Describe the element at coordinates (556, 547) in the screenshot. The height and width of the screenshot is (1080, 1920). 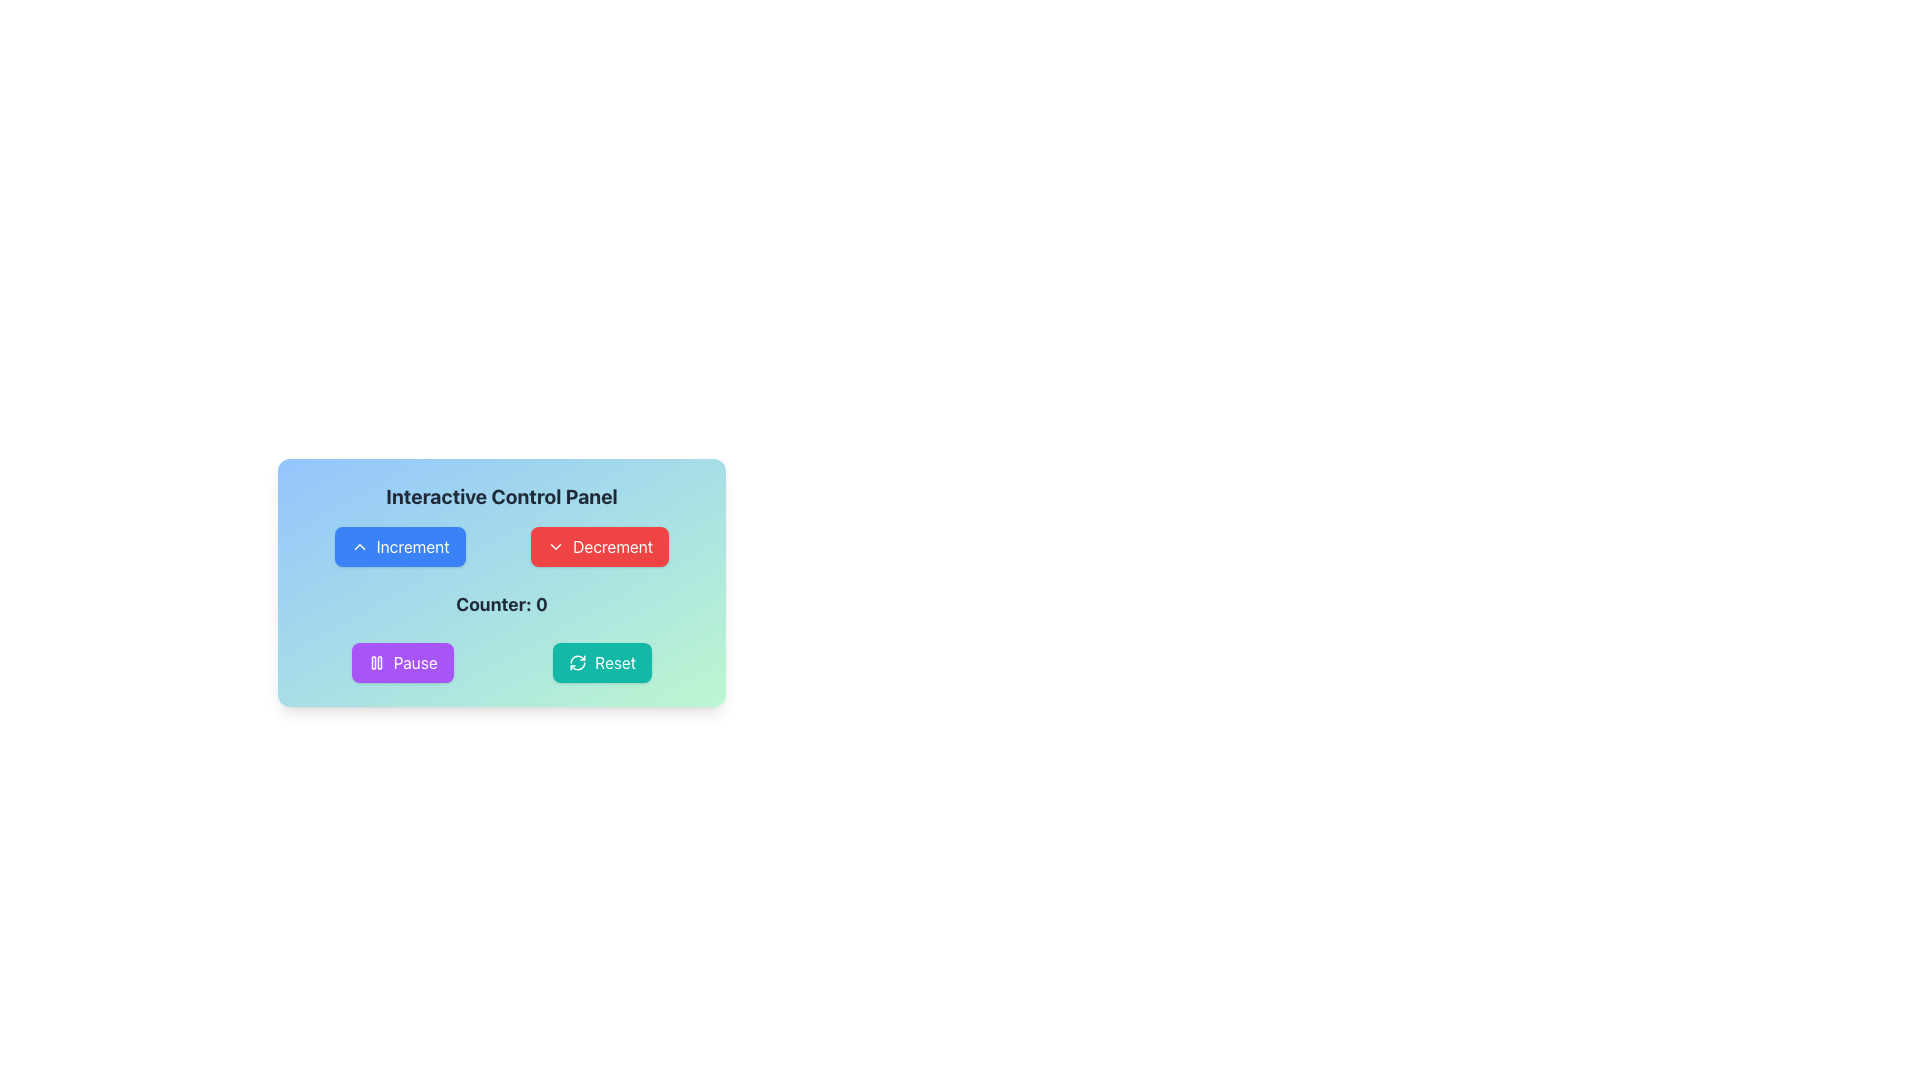
I see `the small downward-pointing chevron icon located inside the red rectangle labeled 'Decrement' in the top right section of the Interactive Control Panel` at that location.